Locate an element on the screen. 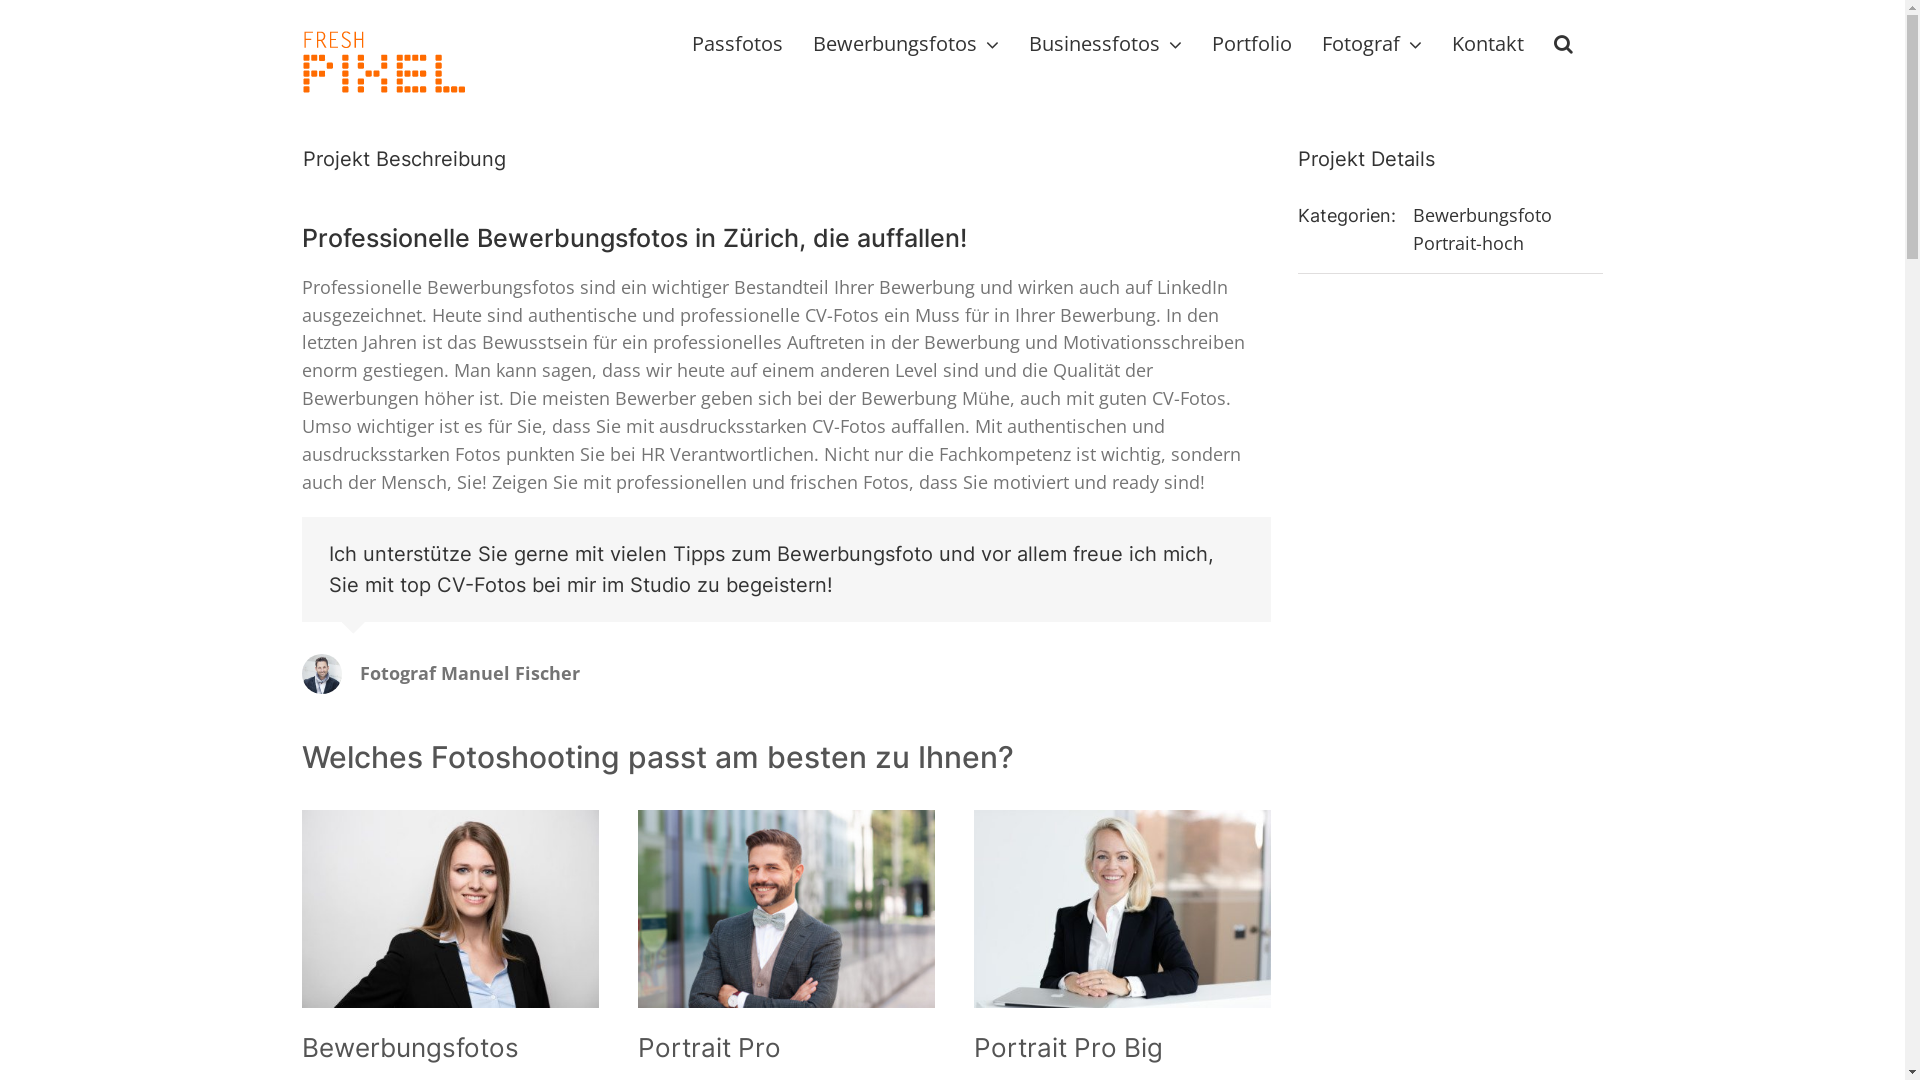 The height and width of the screenshot is (1080, 1920). 'Passfotos' is located at coordinates (736, 42).